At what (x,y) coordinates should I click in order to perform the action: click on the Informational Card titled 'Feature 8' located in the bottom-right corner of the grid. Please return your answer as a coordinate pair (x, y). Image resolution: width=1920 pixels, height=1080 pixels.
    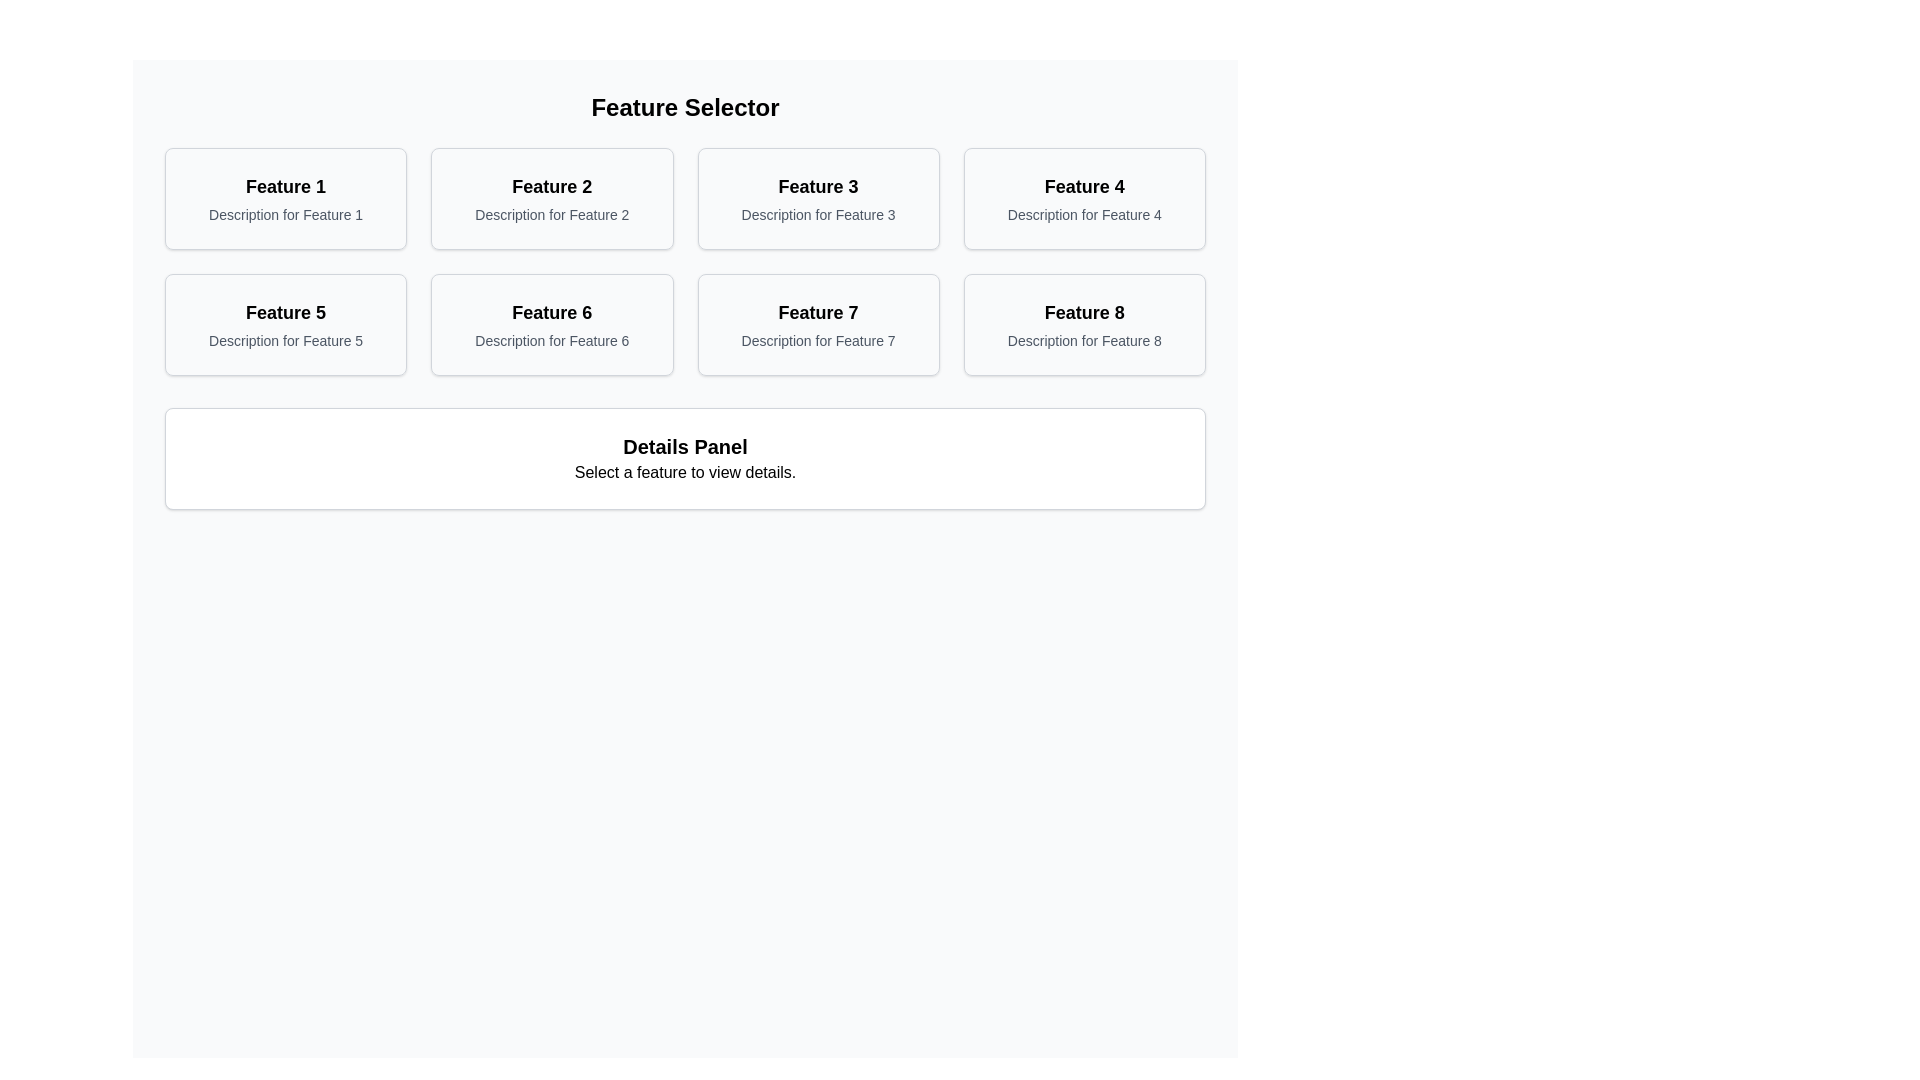
    Looking at the image, I should click on (1083, 323).